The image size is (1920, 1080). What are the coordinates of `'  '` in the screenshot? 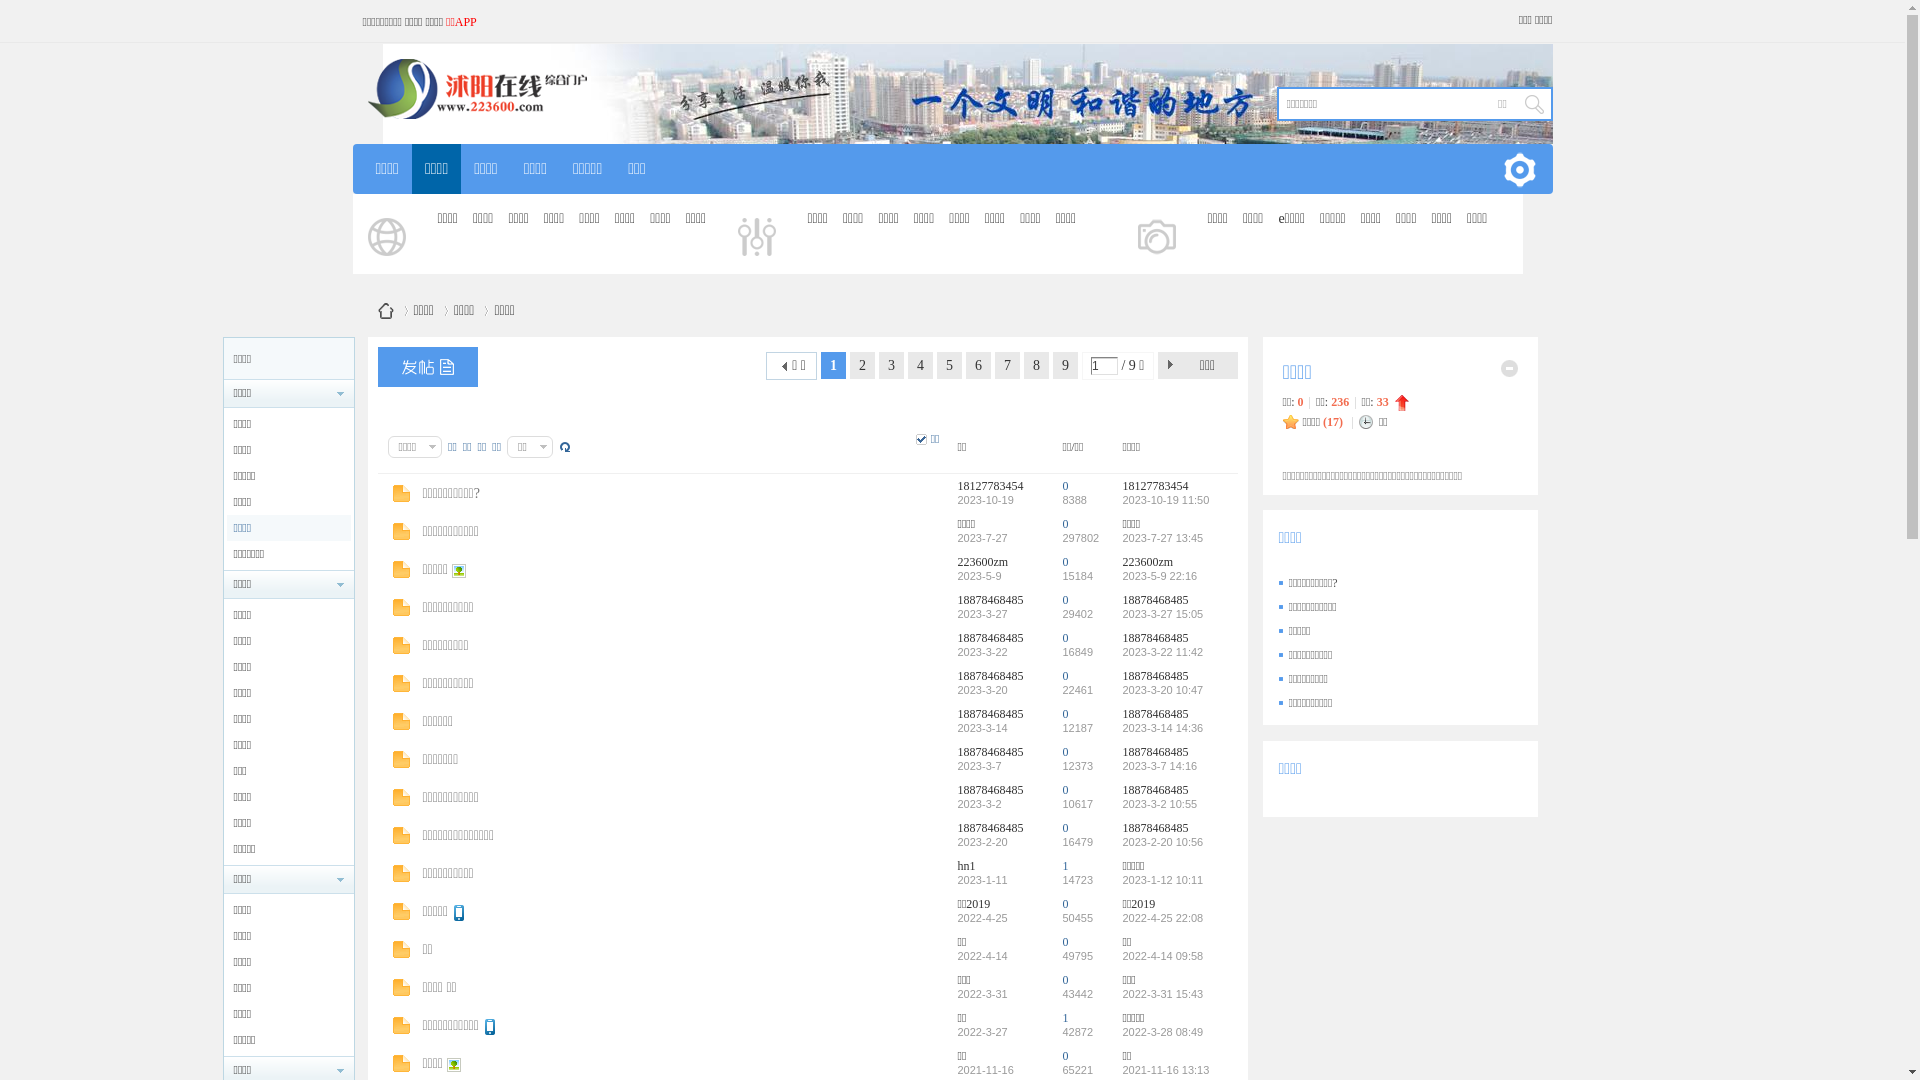 It's located at (1533, 104).